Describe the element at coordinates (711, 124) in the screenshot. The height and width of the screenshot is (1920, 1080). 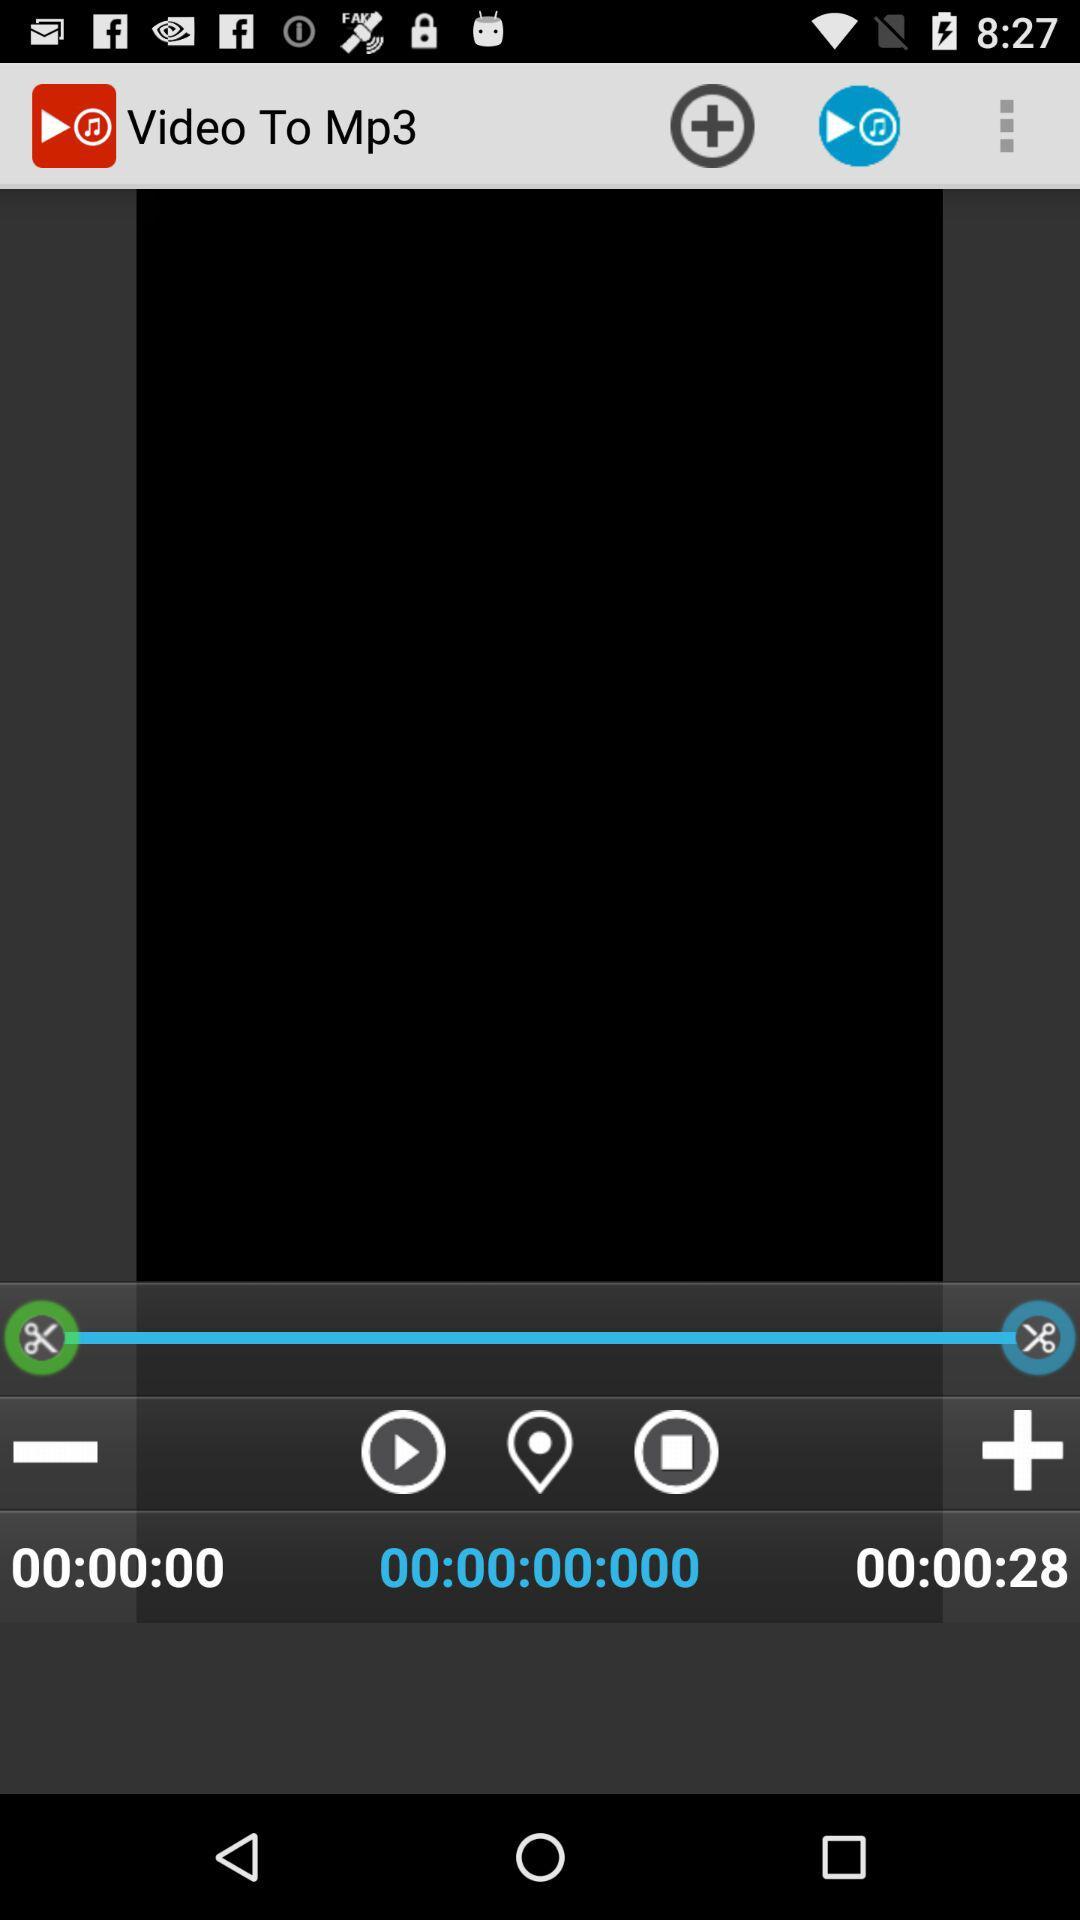
I see `the item next to video to mp3 app` at that location.